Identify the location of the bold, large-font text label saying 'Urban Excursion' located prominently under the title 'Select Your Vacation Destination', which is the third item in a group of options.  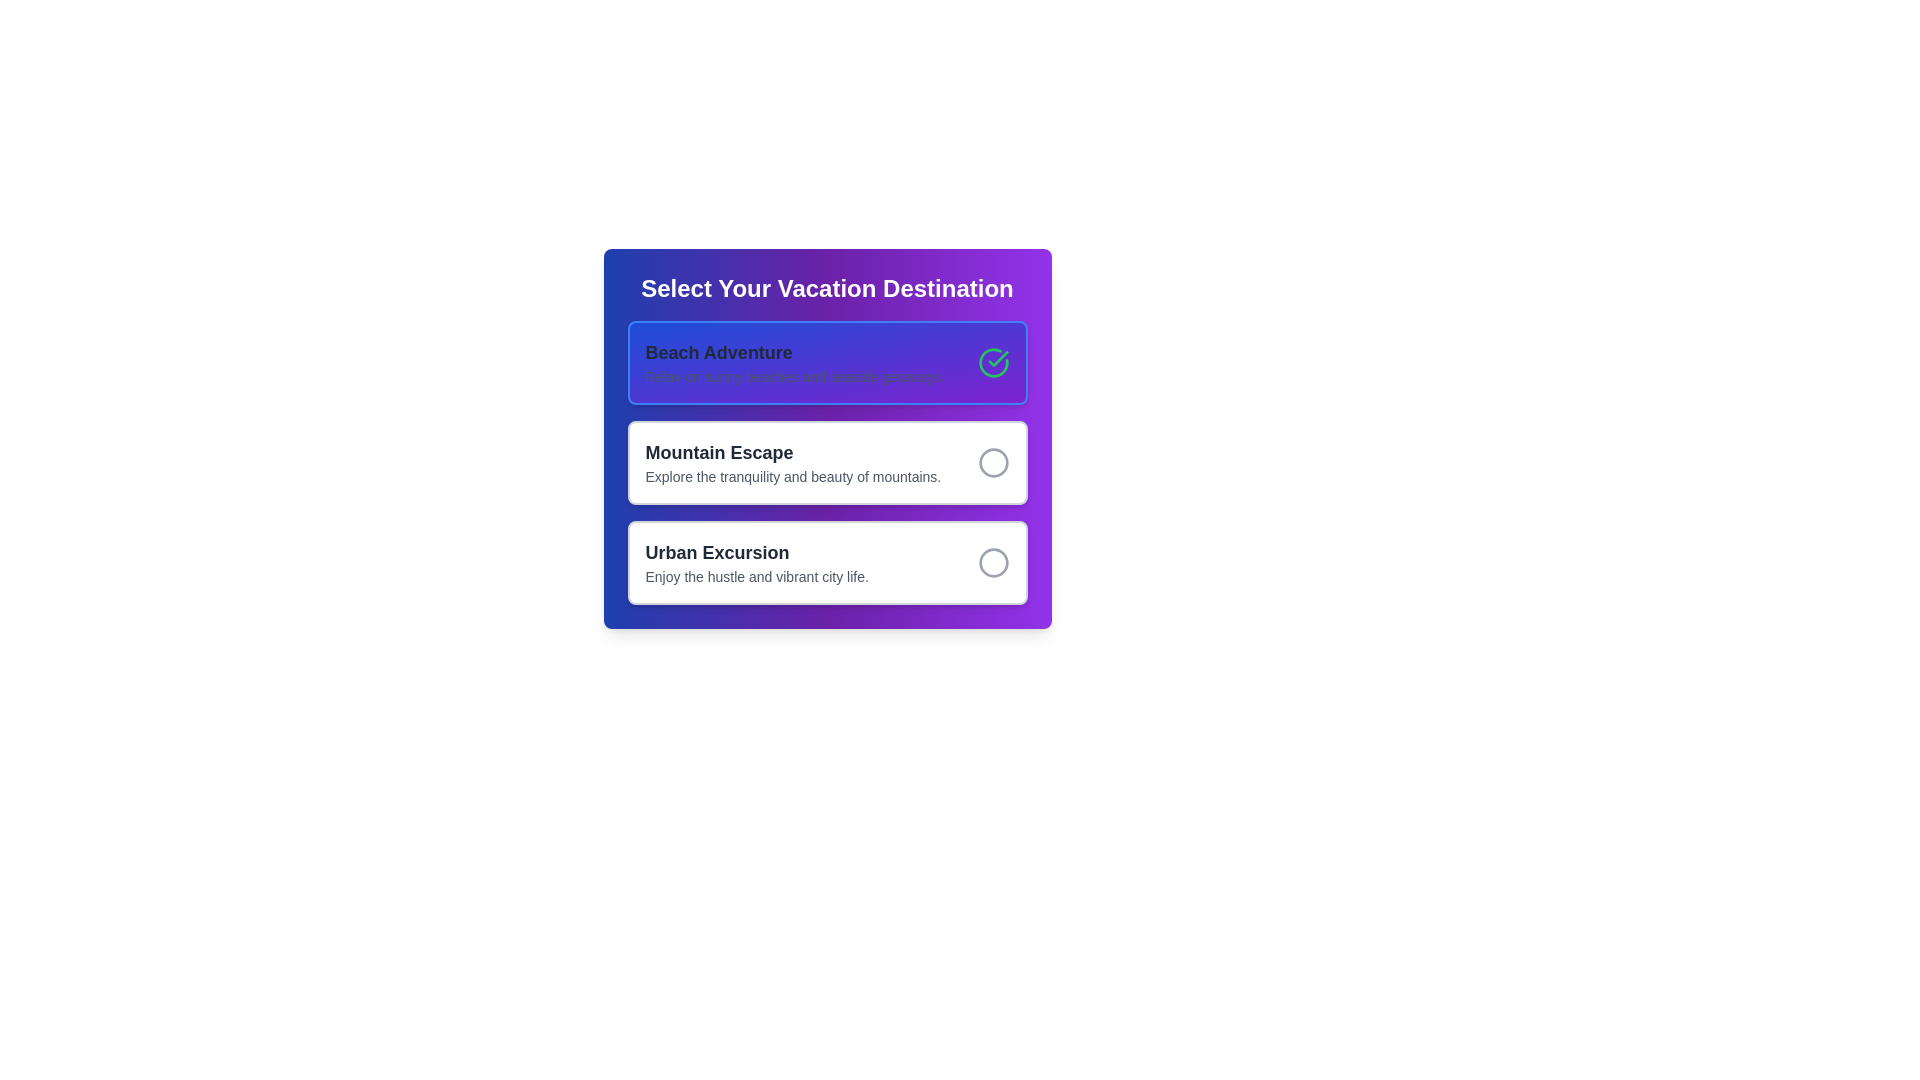
(756, 552).